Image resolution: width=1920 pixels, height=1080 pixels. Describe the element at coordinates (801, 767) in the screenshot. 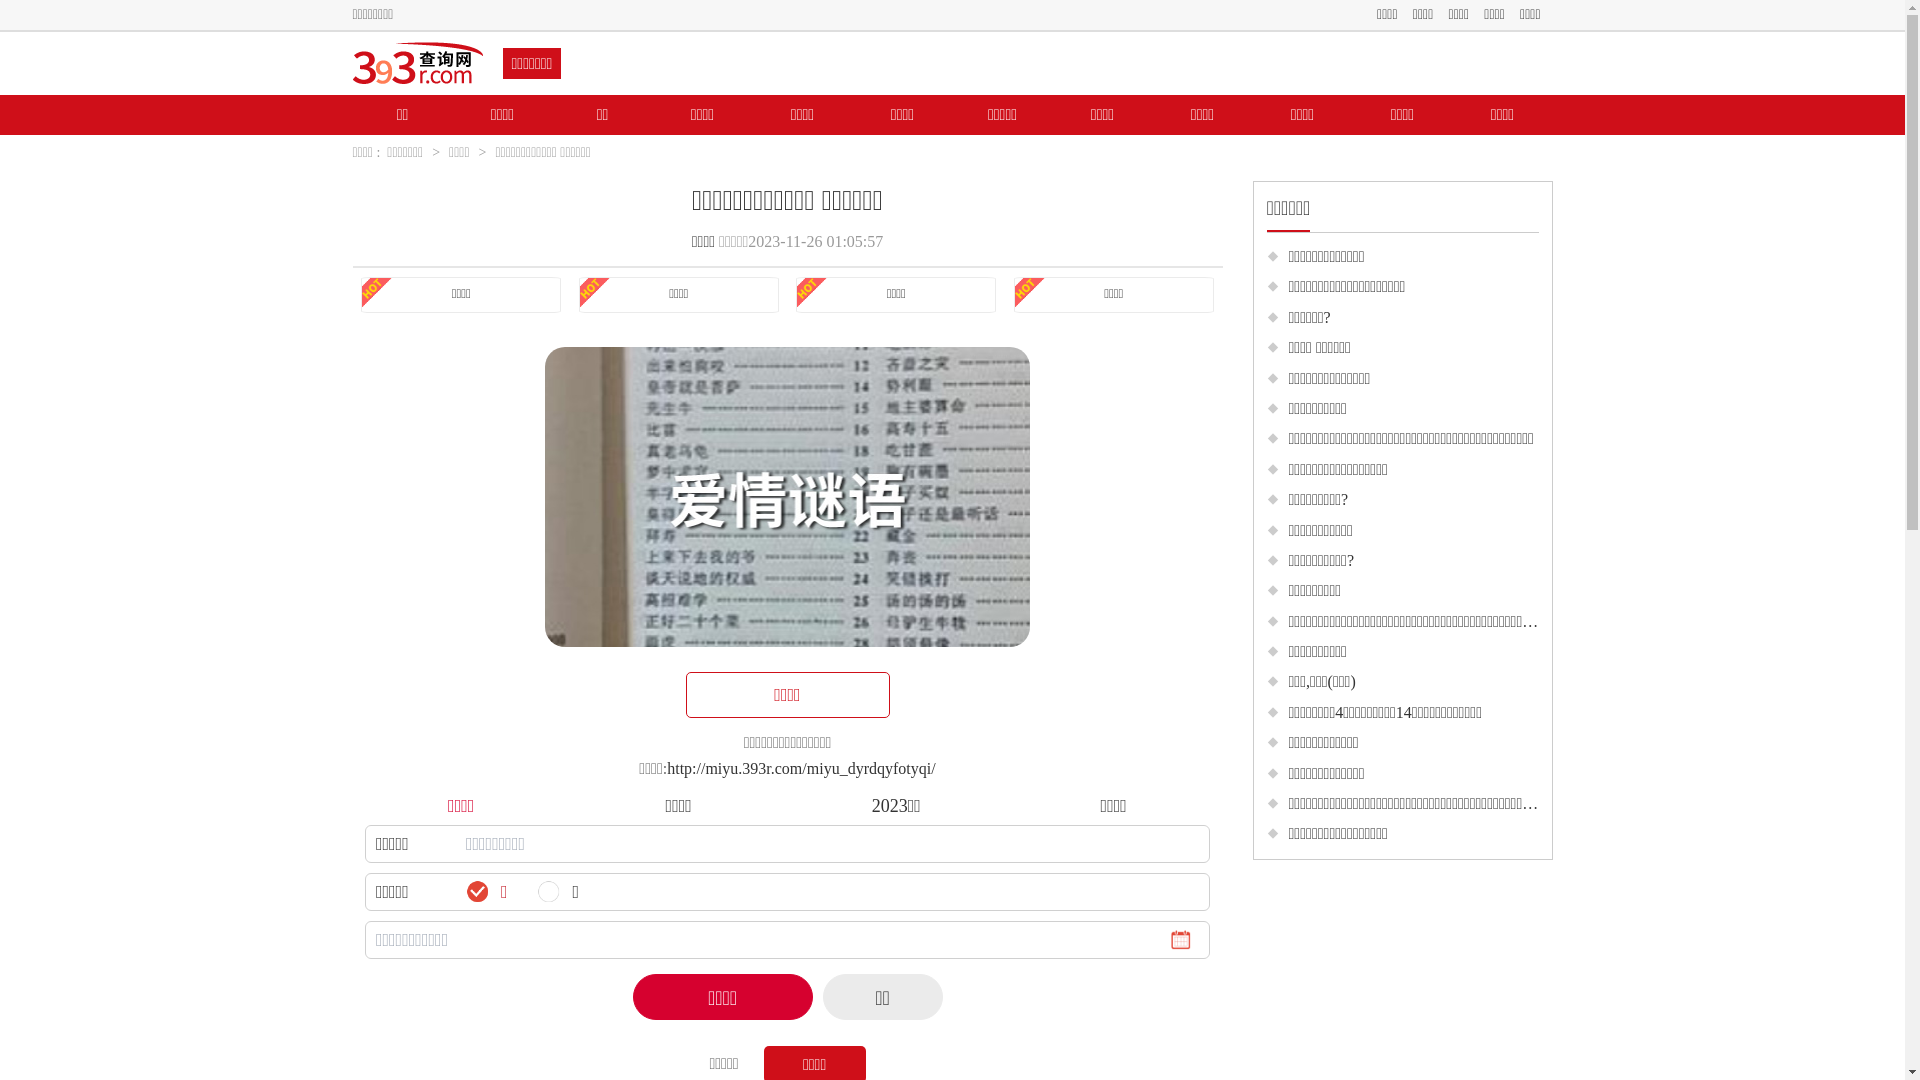

I see `'http://miyu.393r.com/miyu_dyrdqyfotyqi/'` at that location.